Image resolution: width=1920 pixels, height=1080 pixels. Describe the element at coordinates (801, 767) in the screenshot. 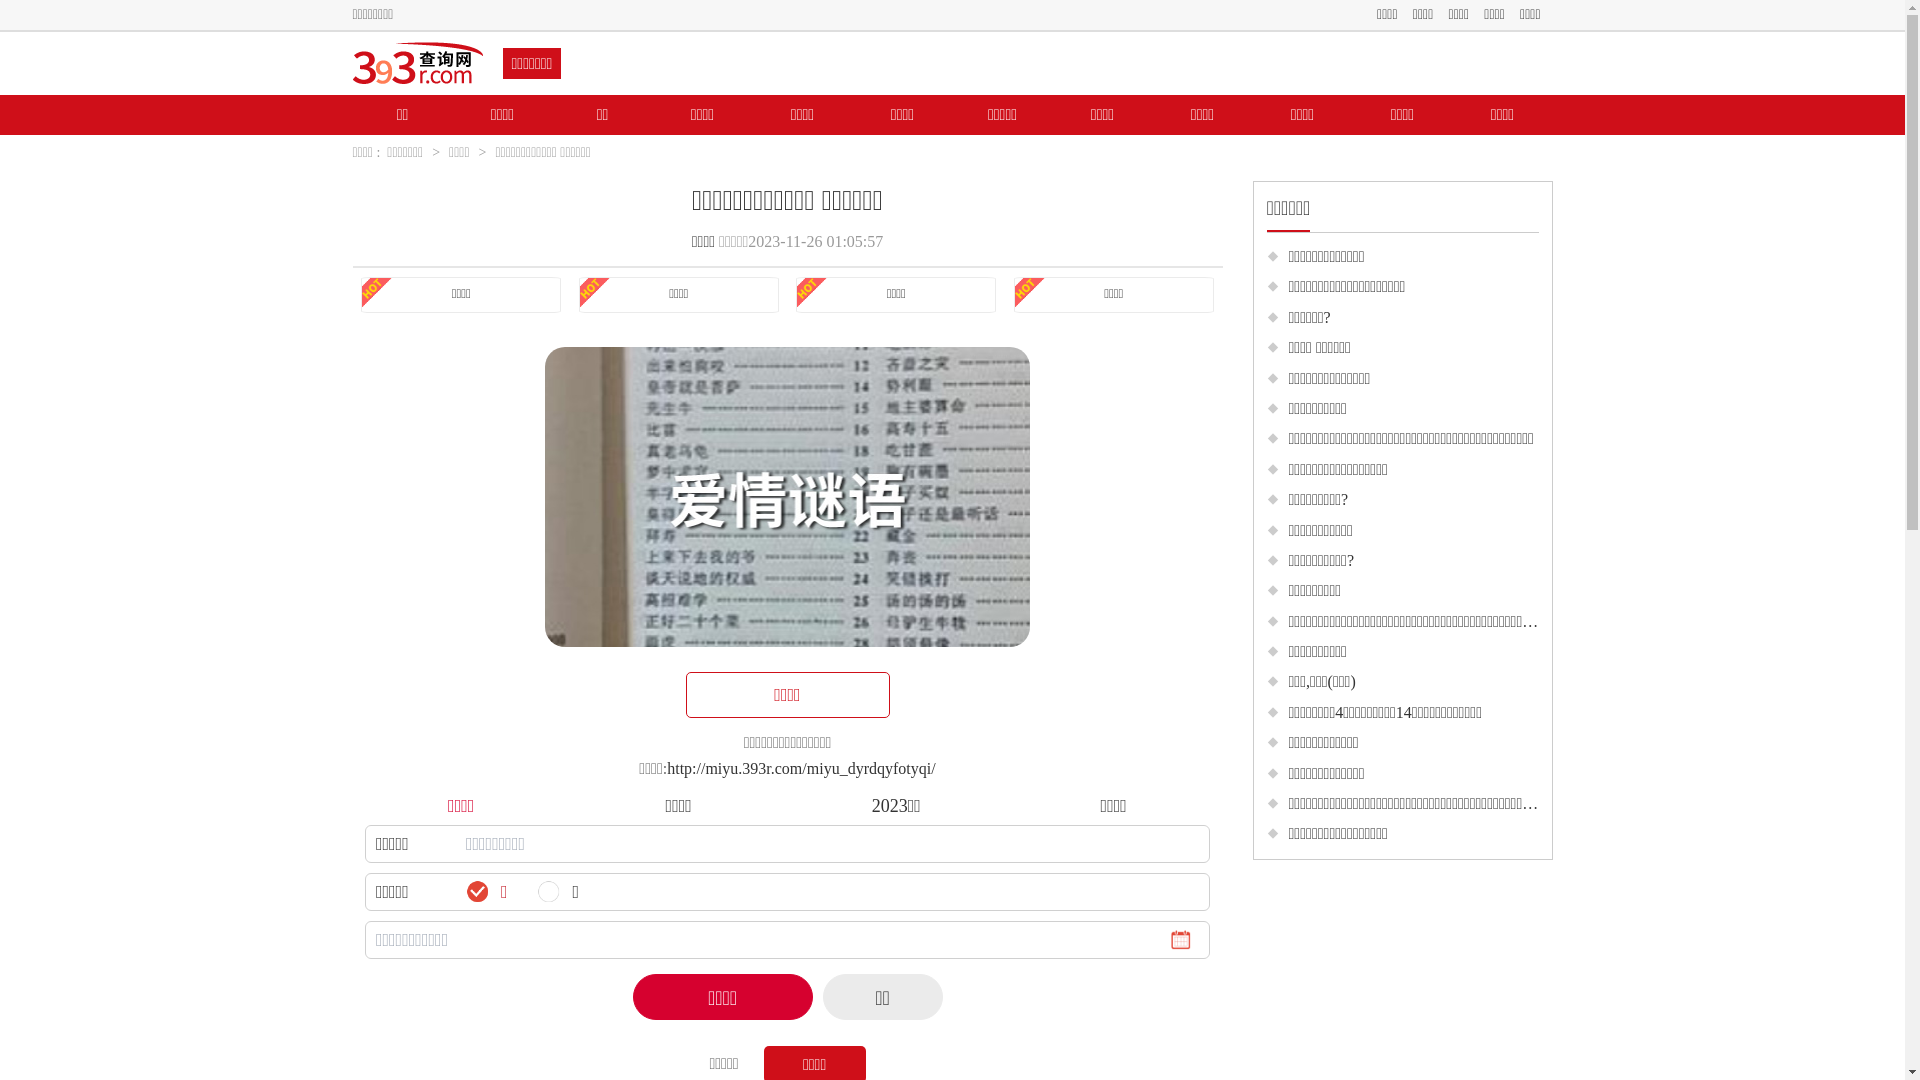

I see `'http://miyu.393r.com/miyu_dyrdqyfotyqi/'` at that location.